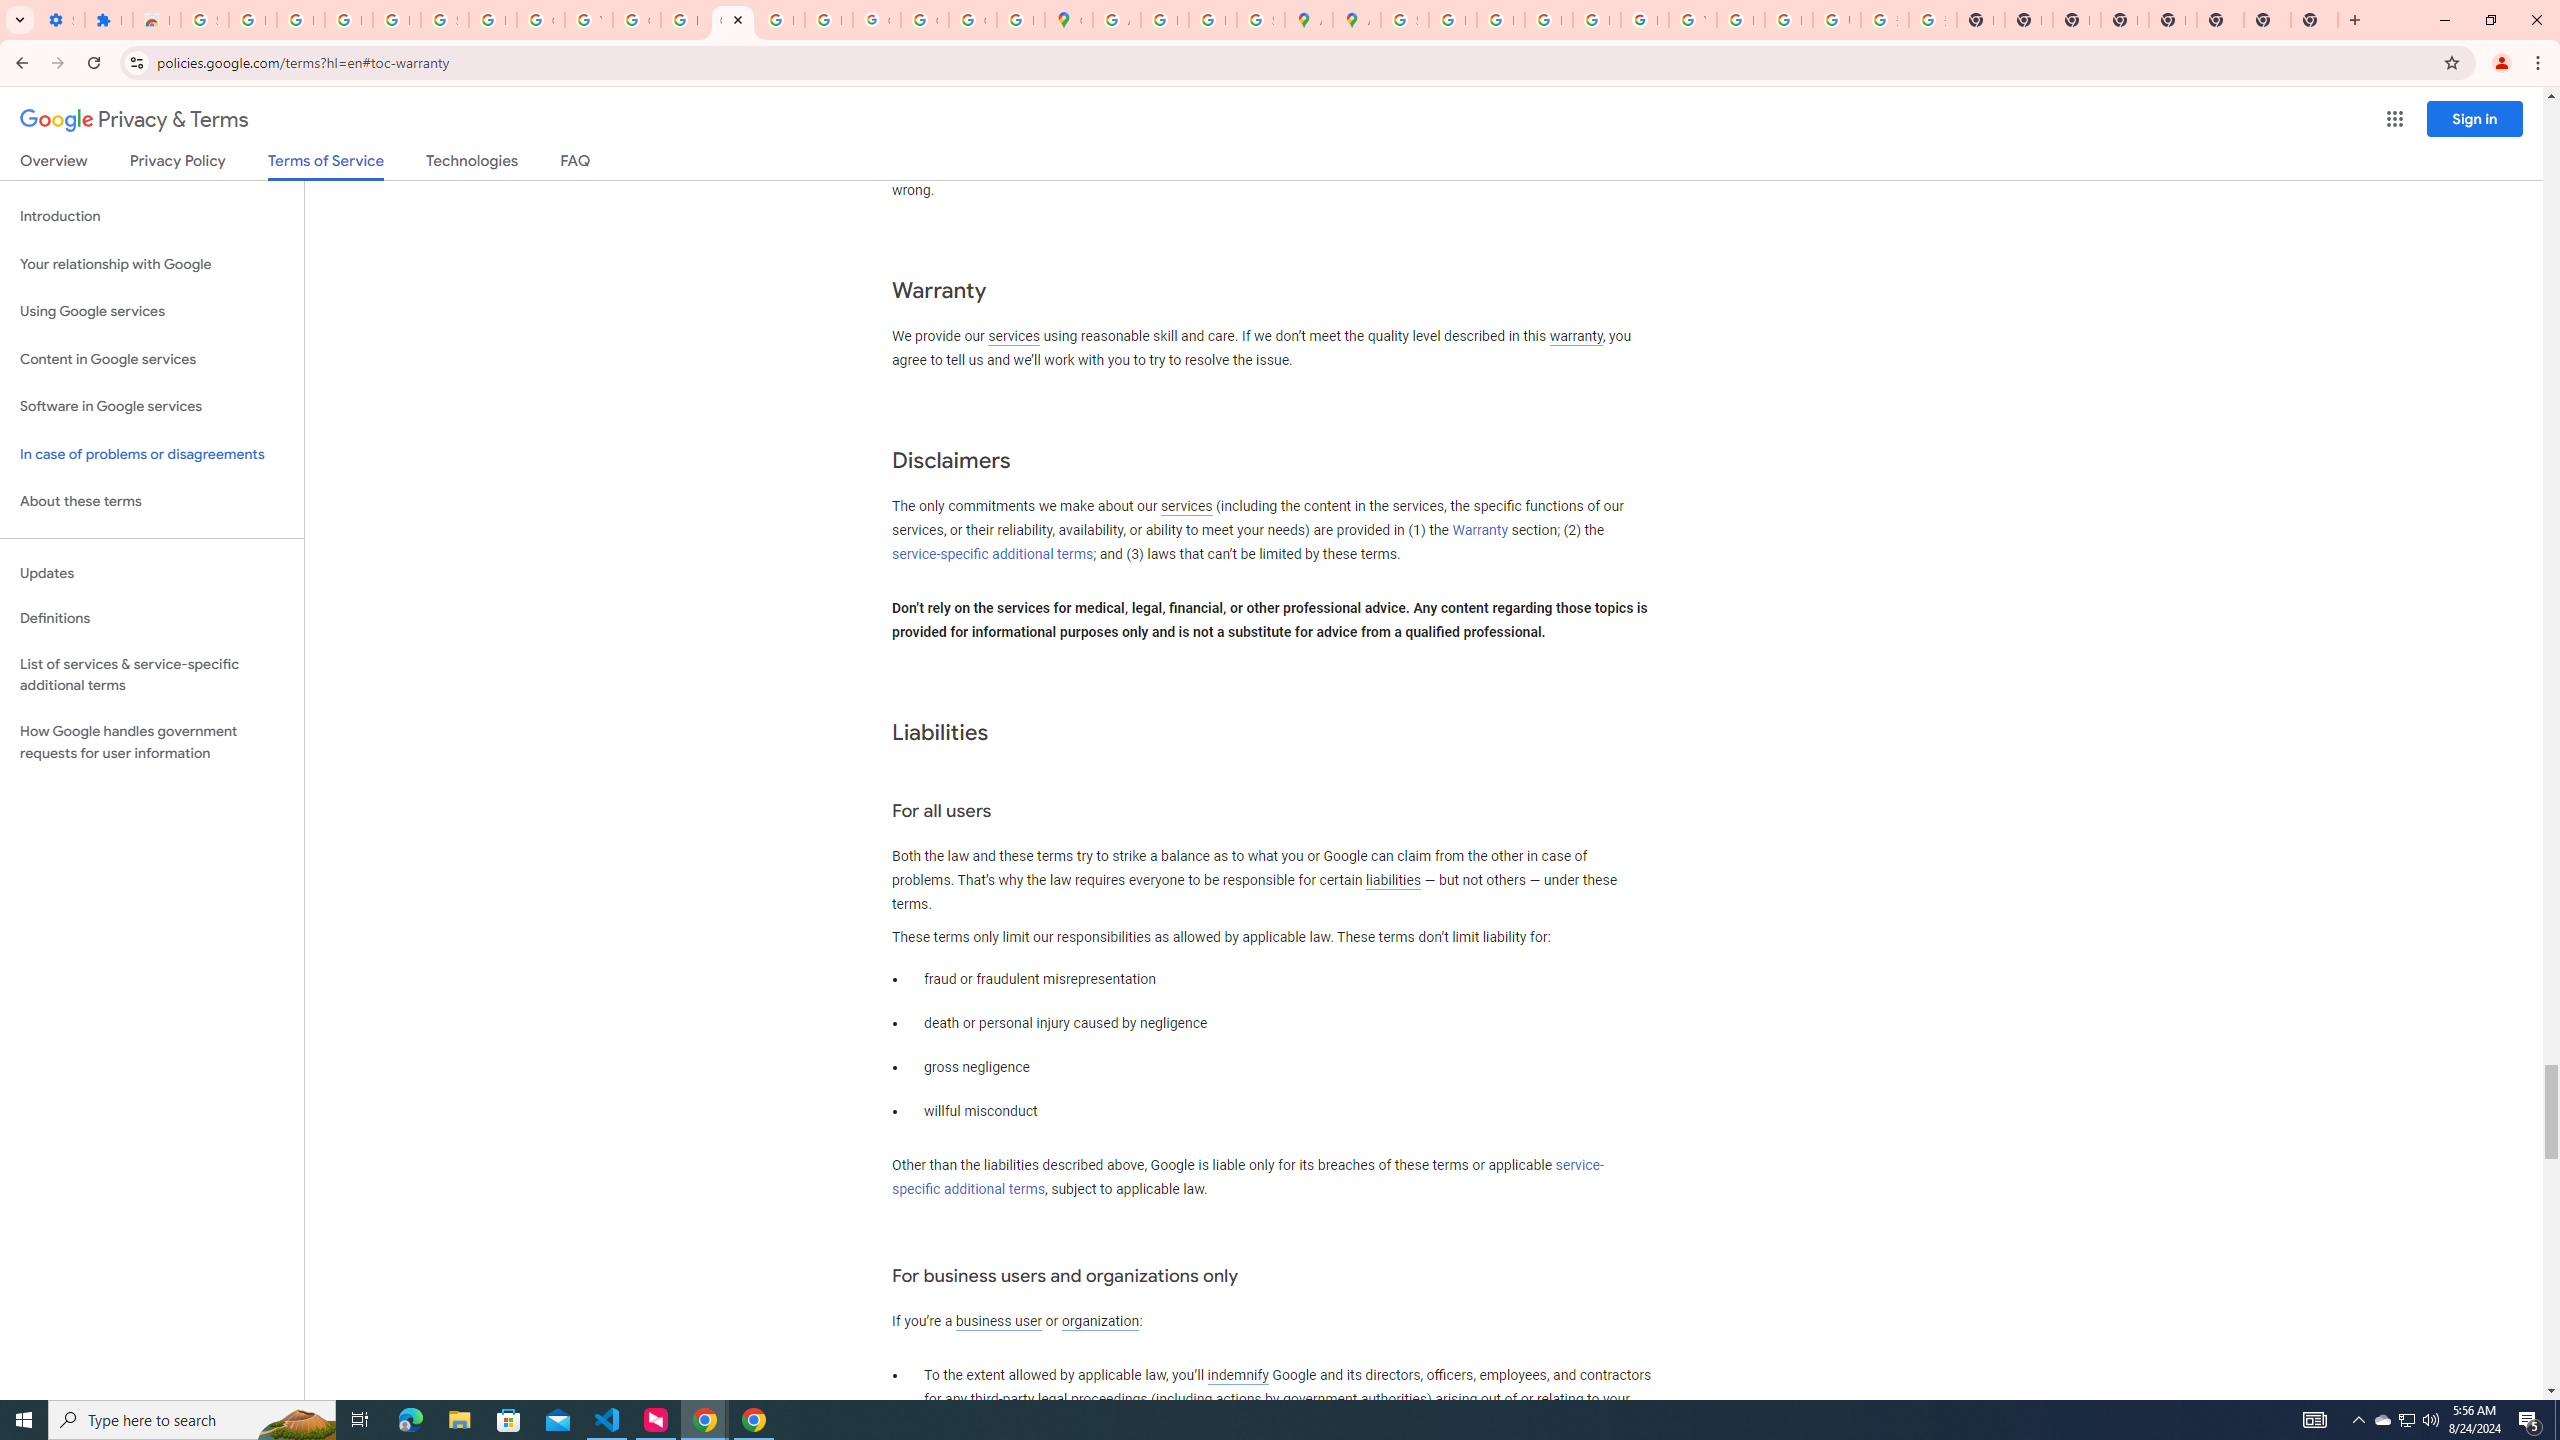 The image size is (2560, 1440). I want to click on 'FAQ', so click(575, 164).